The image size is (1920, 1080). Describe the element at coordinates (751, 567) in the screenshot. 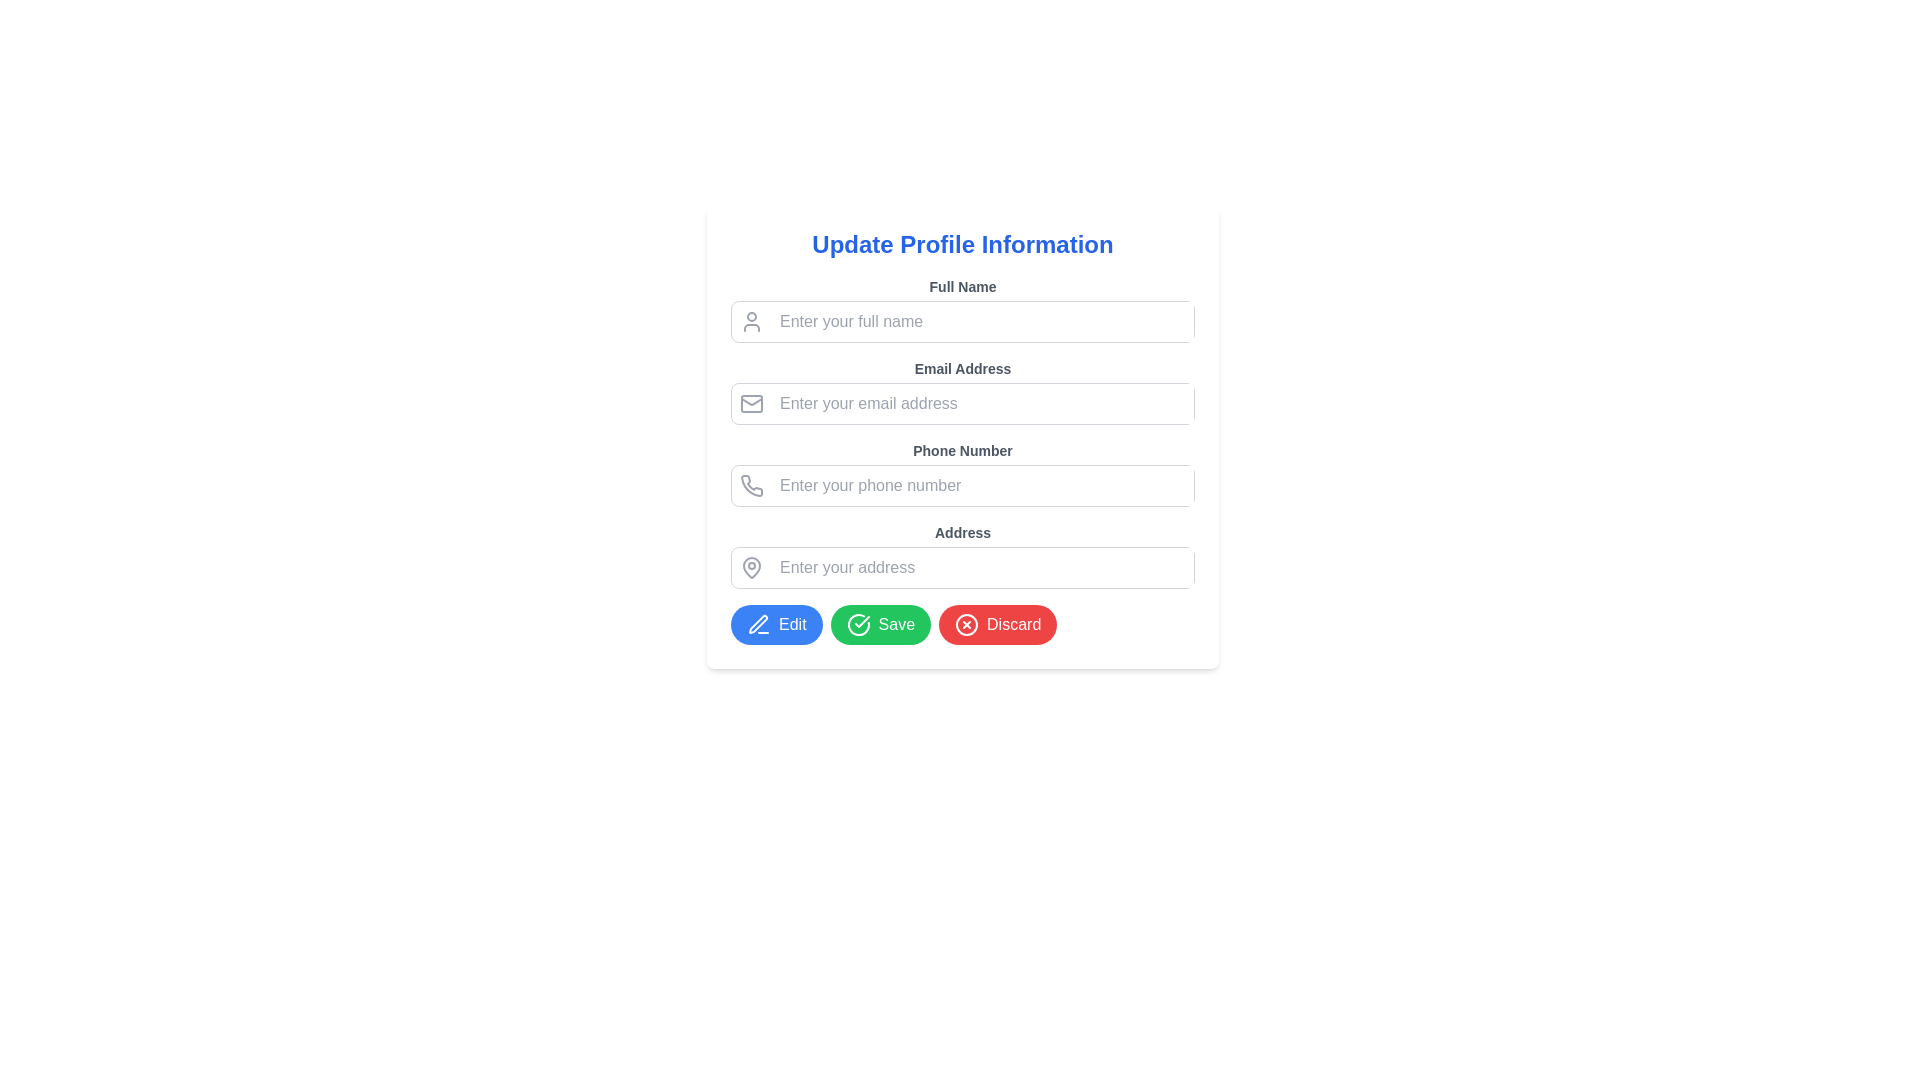

I see `the gray pin icon located to the left of the 'Address' input field in the fourth input field group` at that location.